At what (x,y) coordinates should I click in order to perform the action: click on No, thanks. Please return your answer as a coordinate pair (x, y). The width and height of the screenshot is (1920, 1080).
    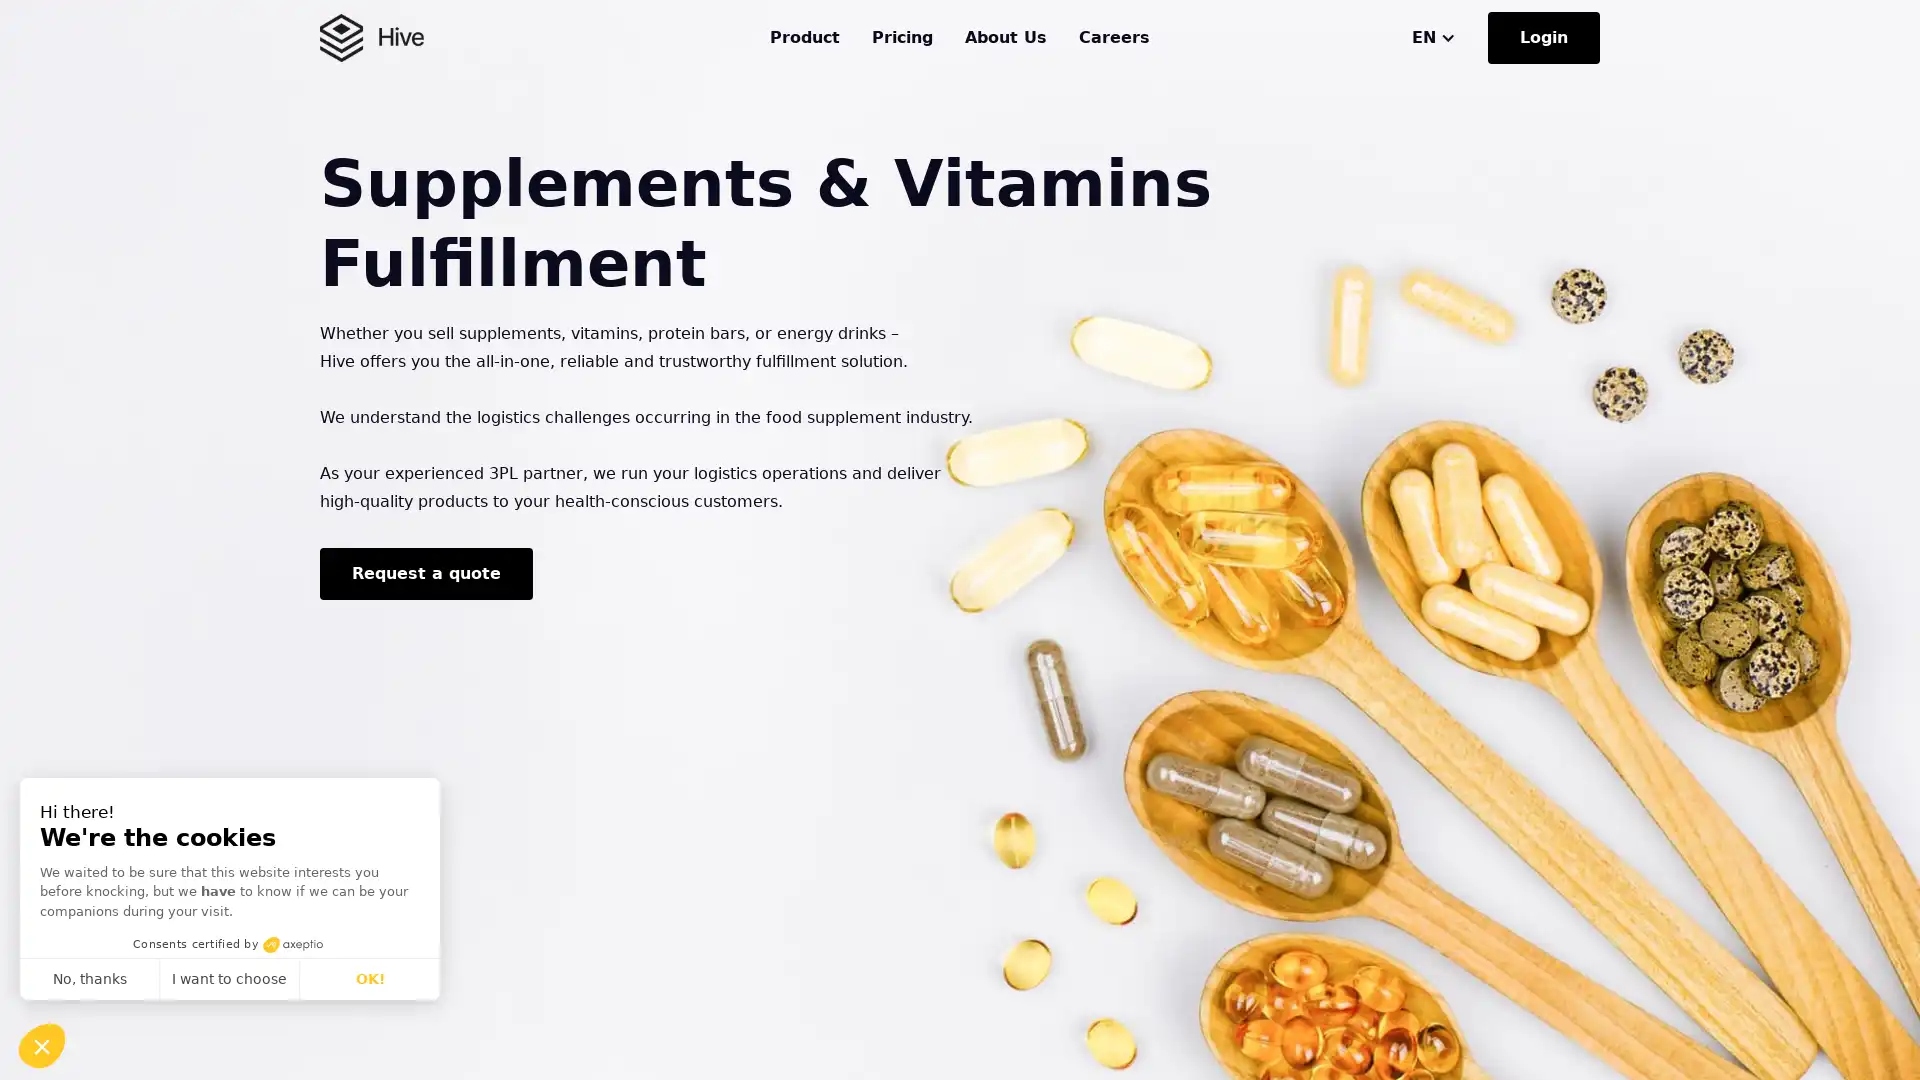
    Looking at the image, I should click on (89, 978).